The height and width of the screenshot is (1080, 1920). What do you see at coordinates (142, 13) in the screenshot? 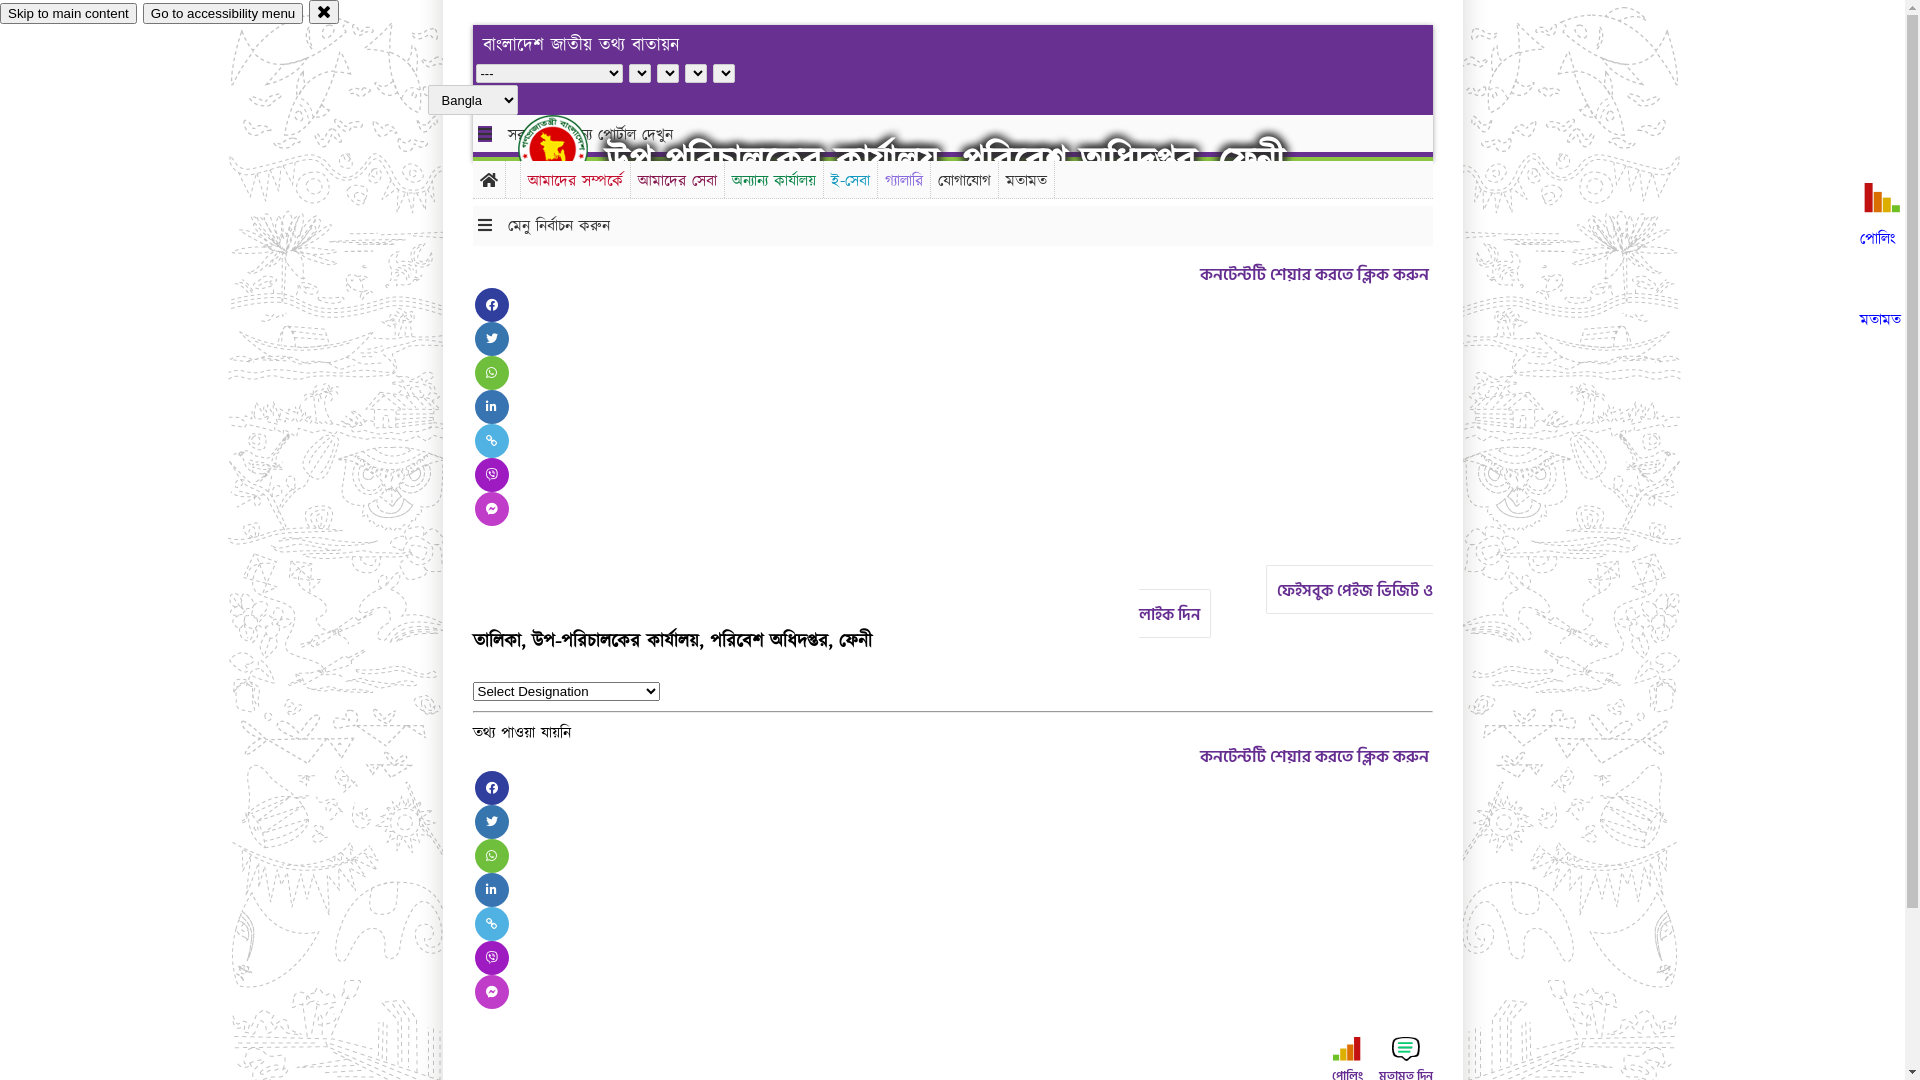
I see `'Go to accessibility menu'` at bounding box center [142, 13].